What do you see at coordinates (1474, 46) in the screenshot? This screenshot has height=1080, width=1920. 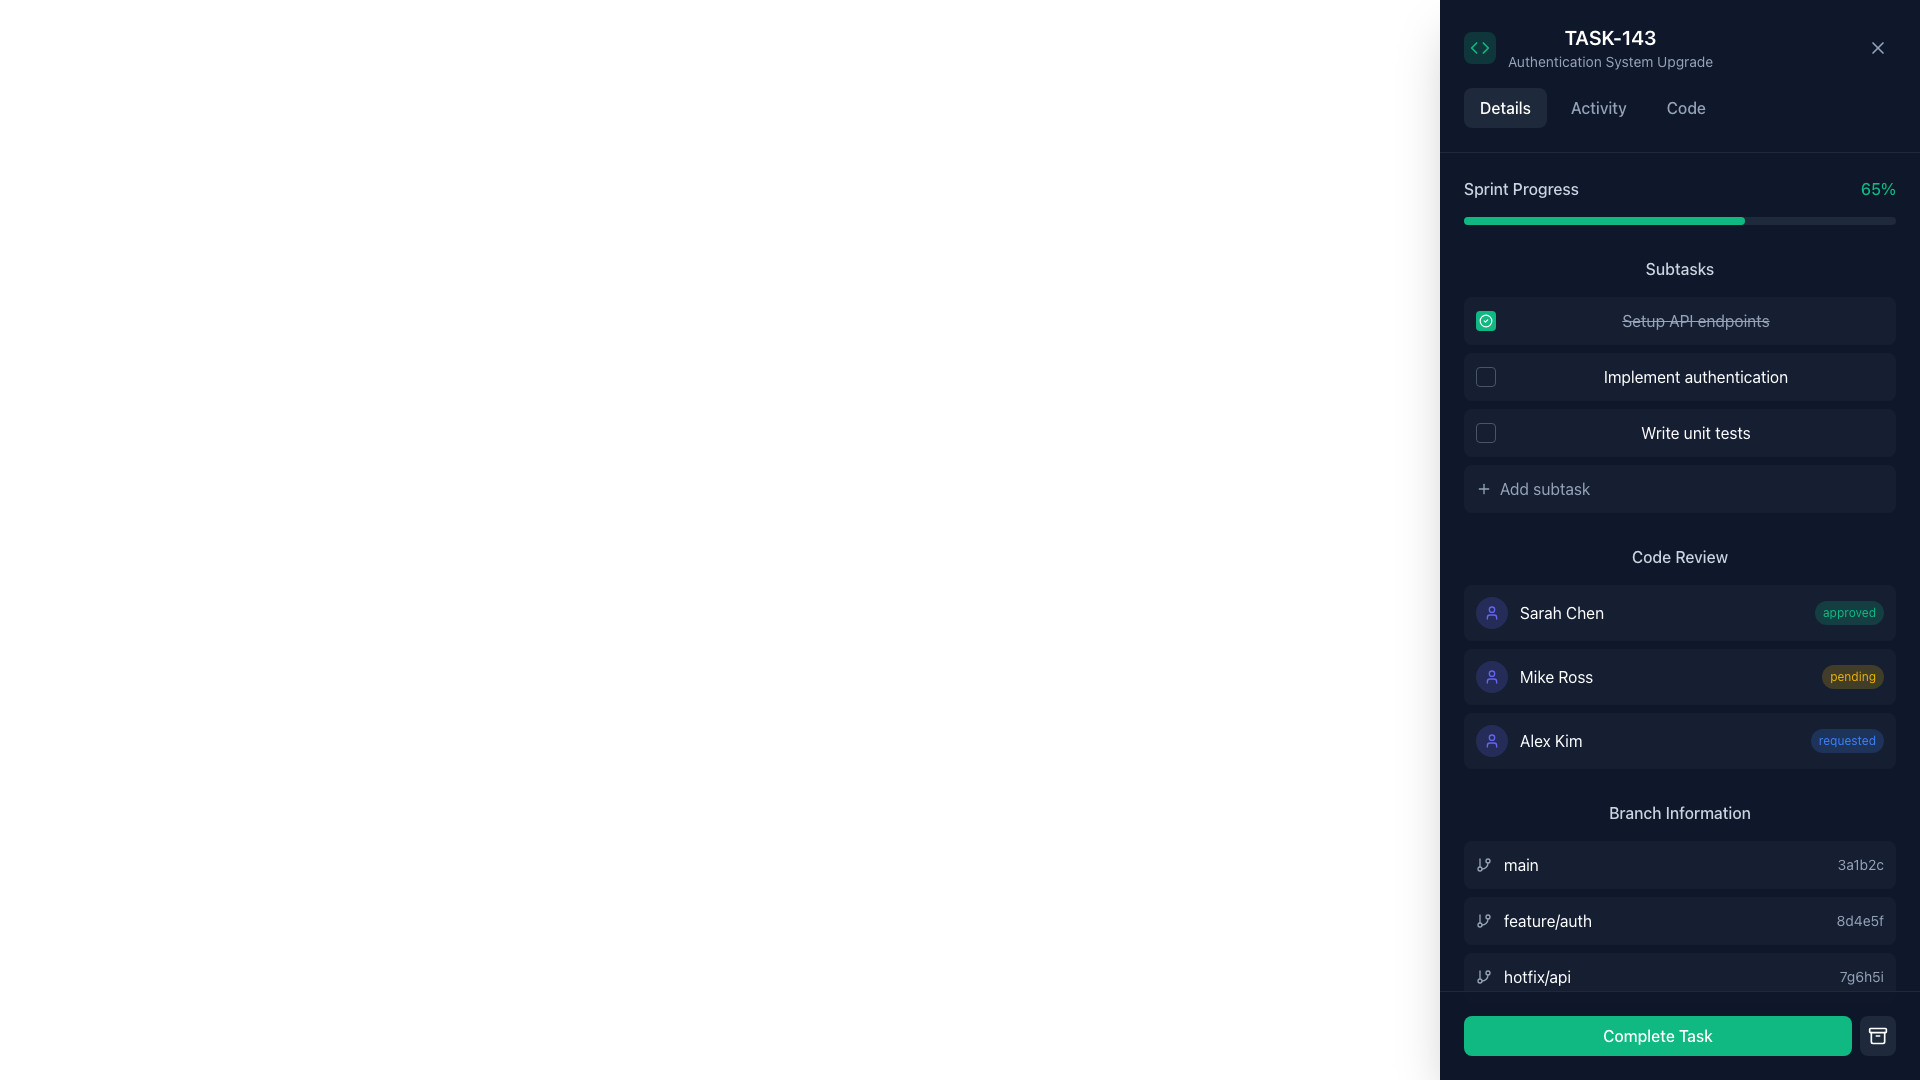 I see `the left navigation arrow icon` at bounding box center [1474, 46].